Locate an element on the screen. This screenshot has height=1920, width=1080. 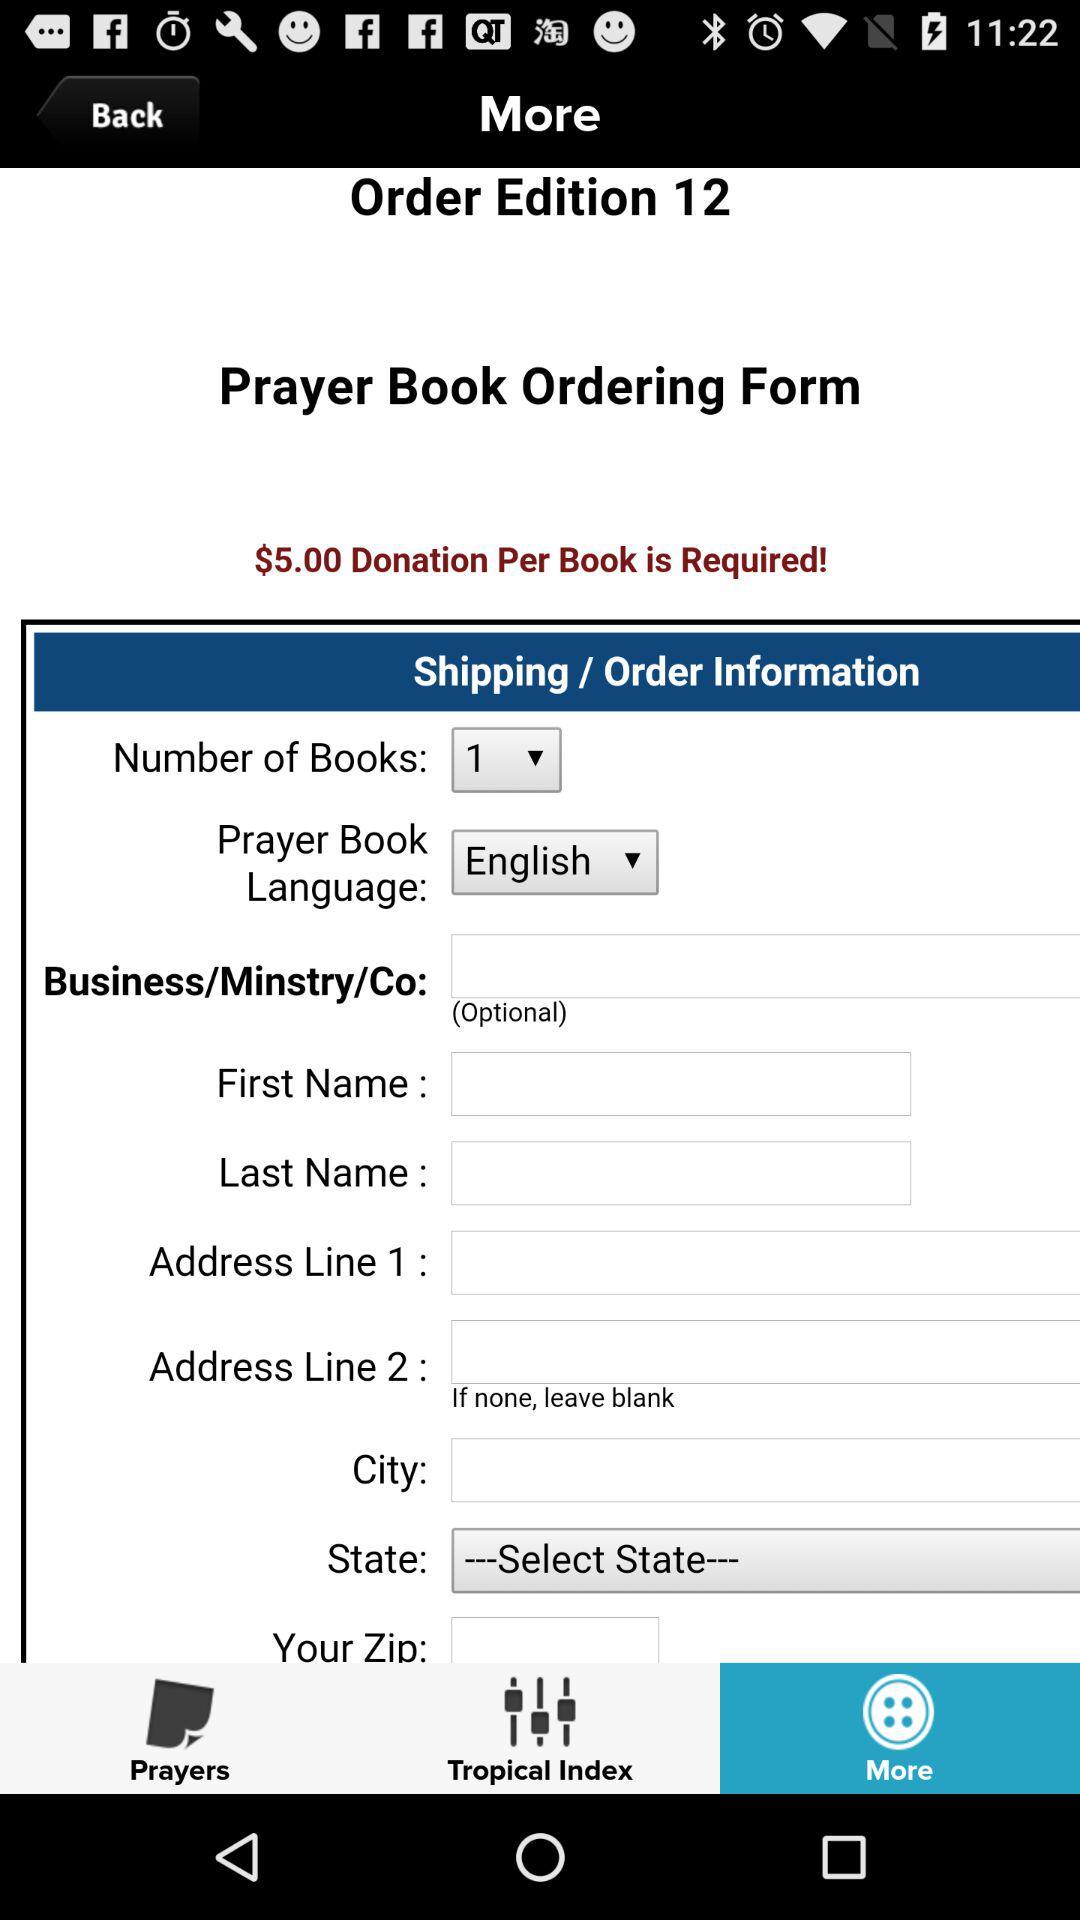
go back is located at coordinates (123, 114).